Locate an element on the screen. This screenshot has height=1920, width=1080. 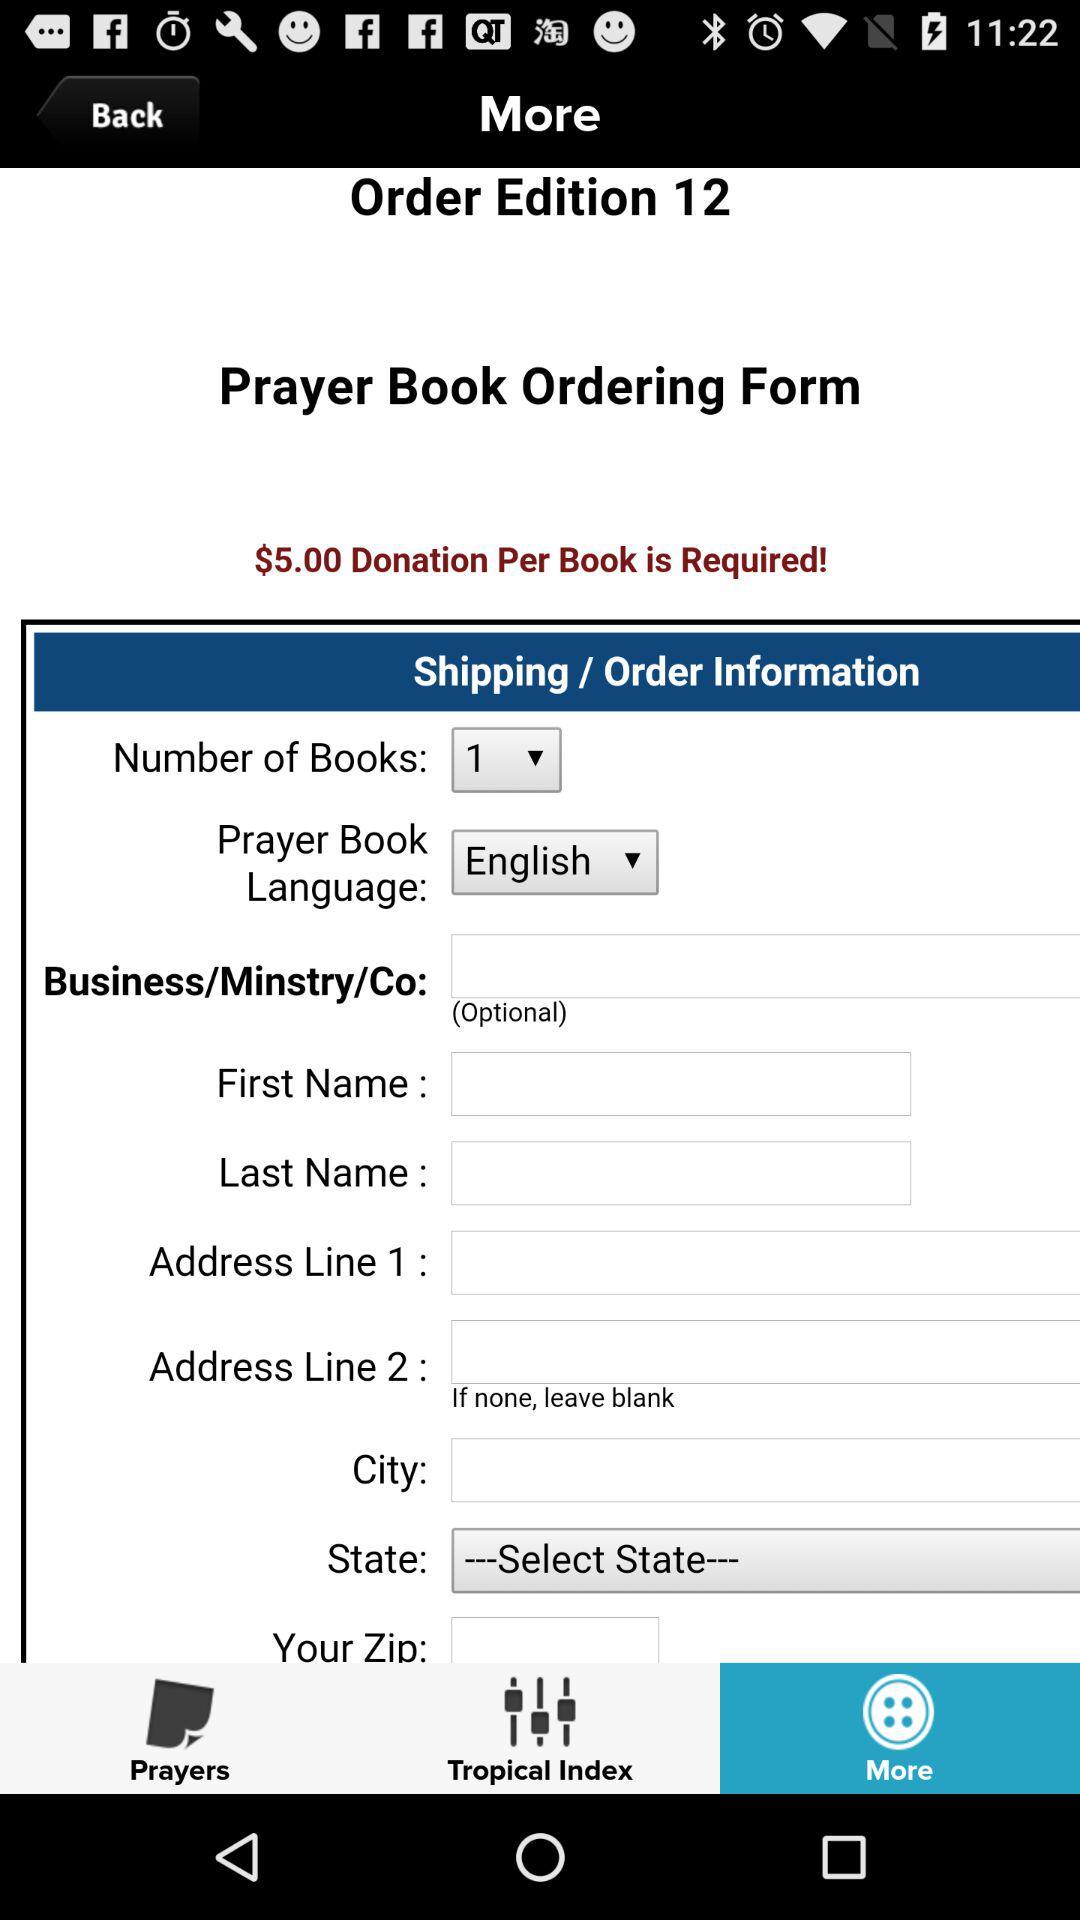
go back is located at coordinates (123, 114).